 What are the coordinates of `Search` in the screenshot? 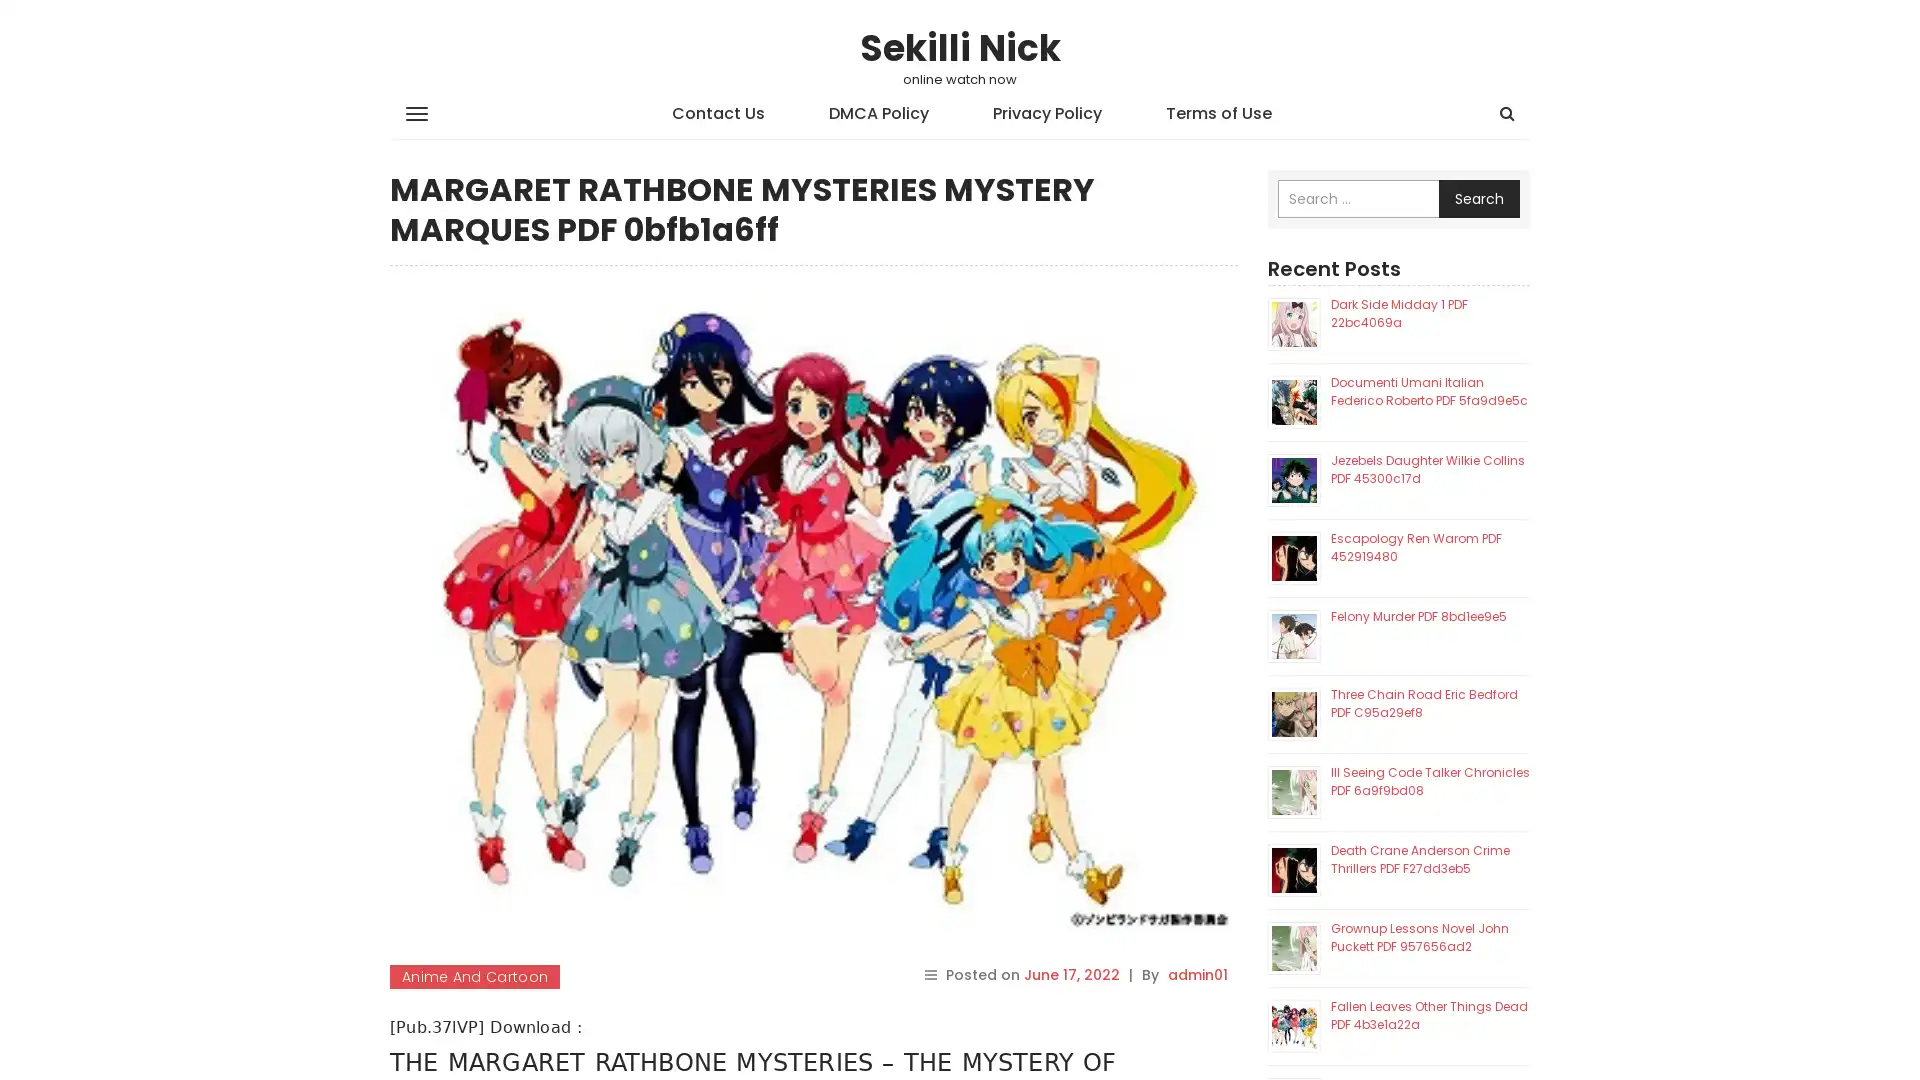 It's located at (1479, 199).